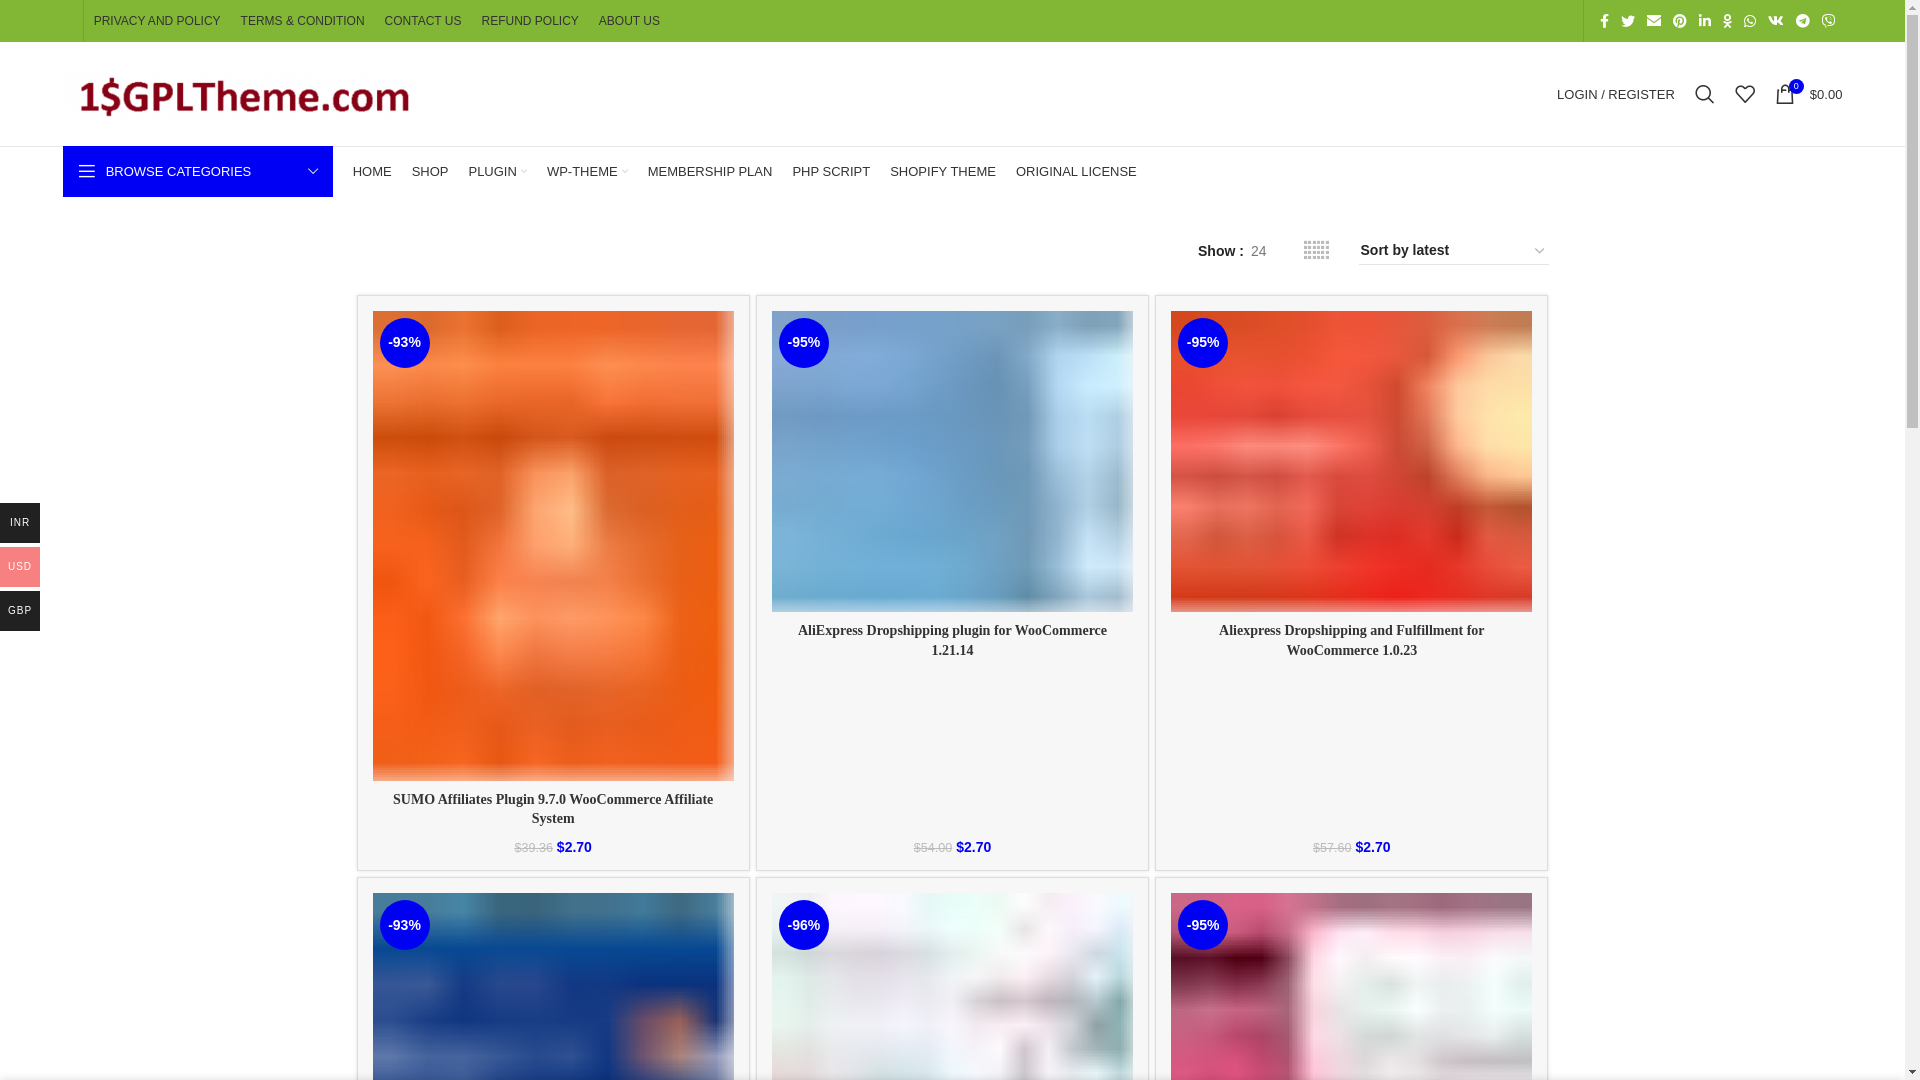  What do you see at coordinates (888, 171) in the screenshot?
I see `'SHOPIFY THEME'` at bounding box center [888, 171].